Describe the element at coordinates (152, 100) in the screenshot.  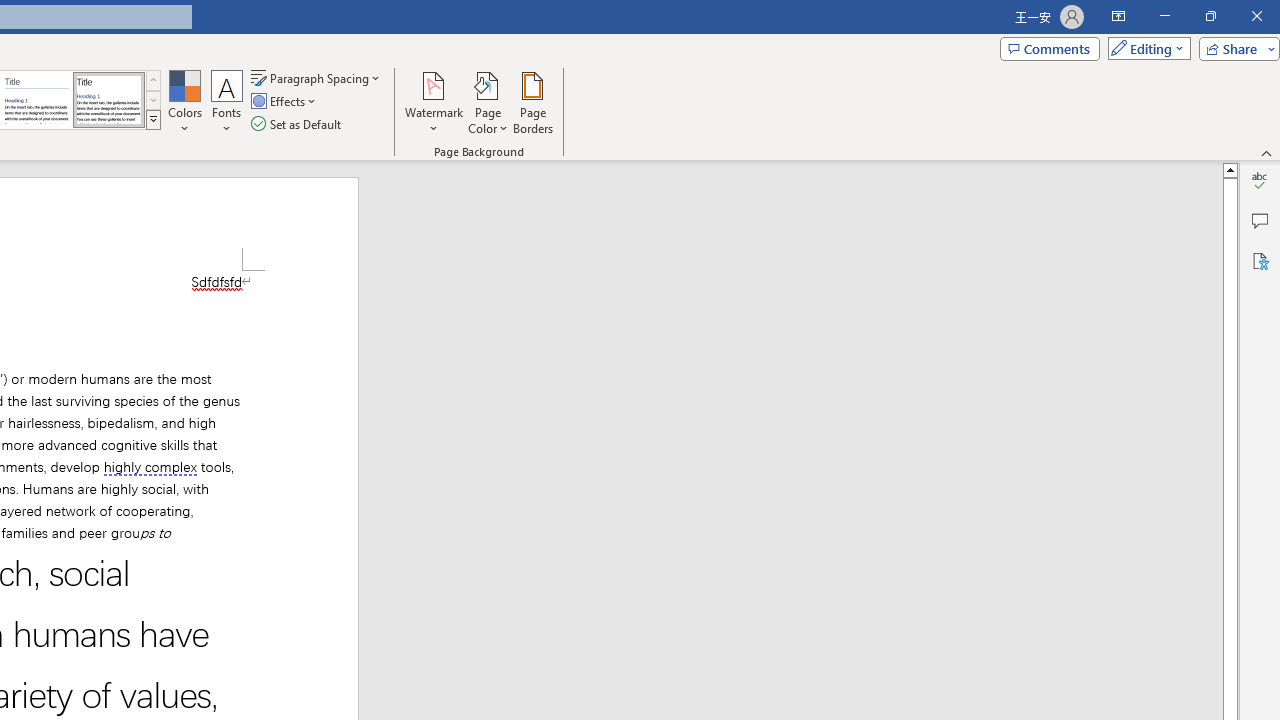
I see `'Row Down'` at that location.